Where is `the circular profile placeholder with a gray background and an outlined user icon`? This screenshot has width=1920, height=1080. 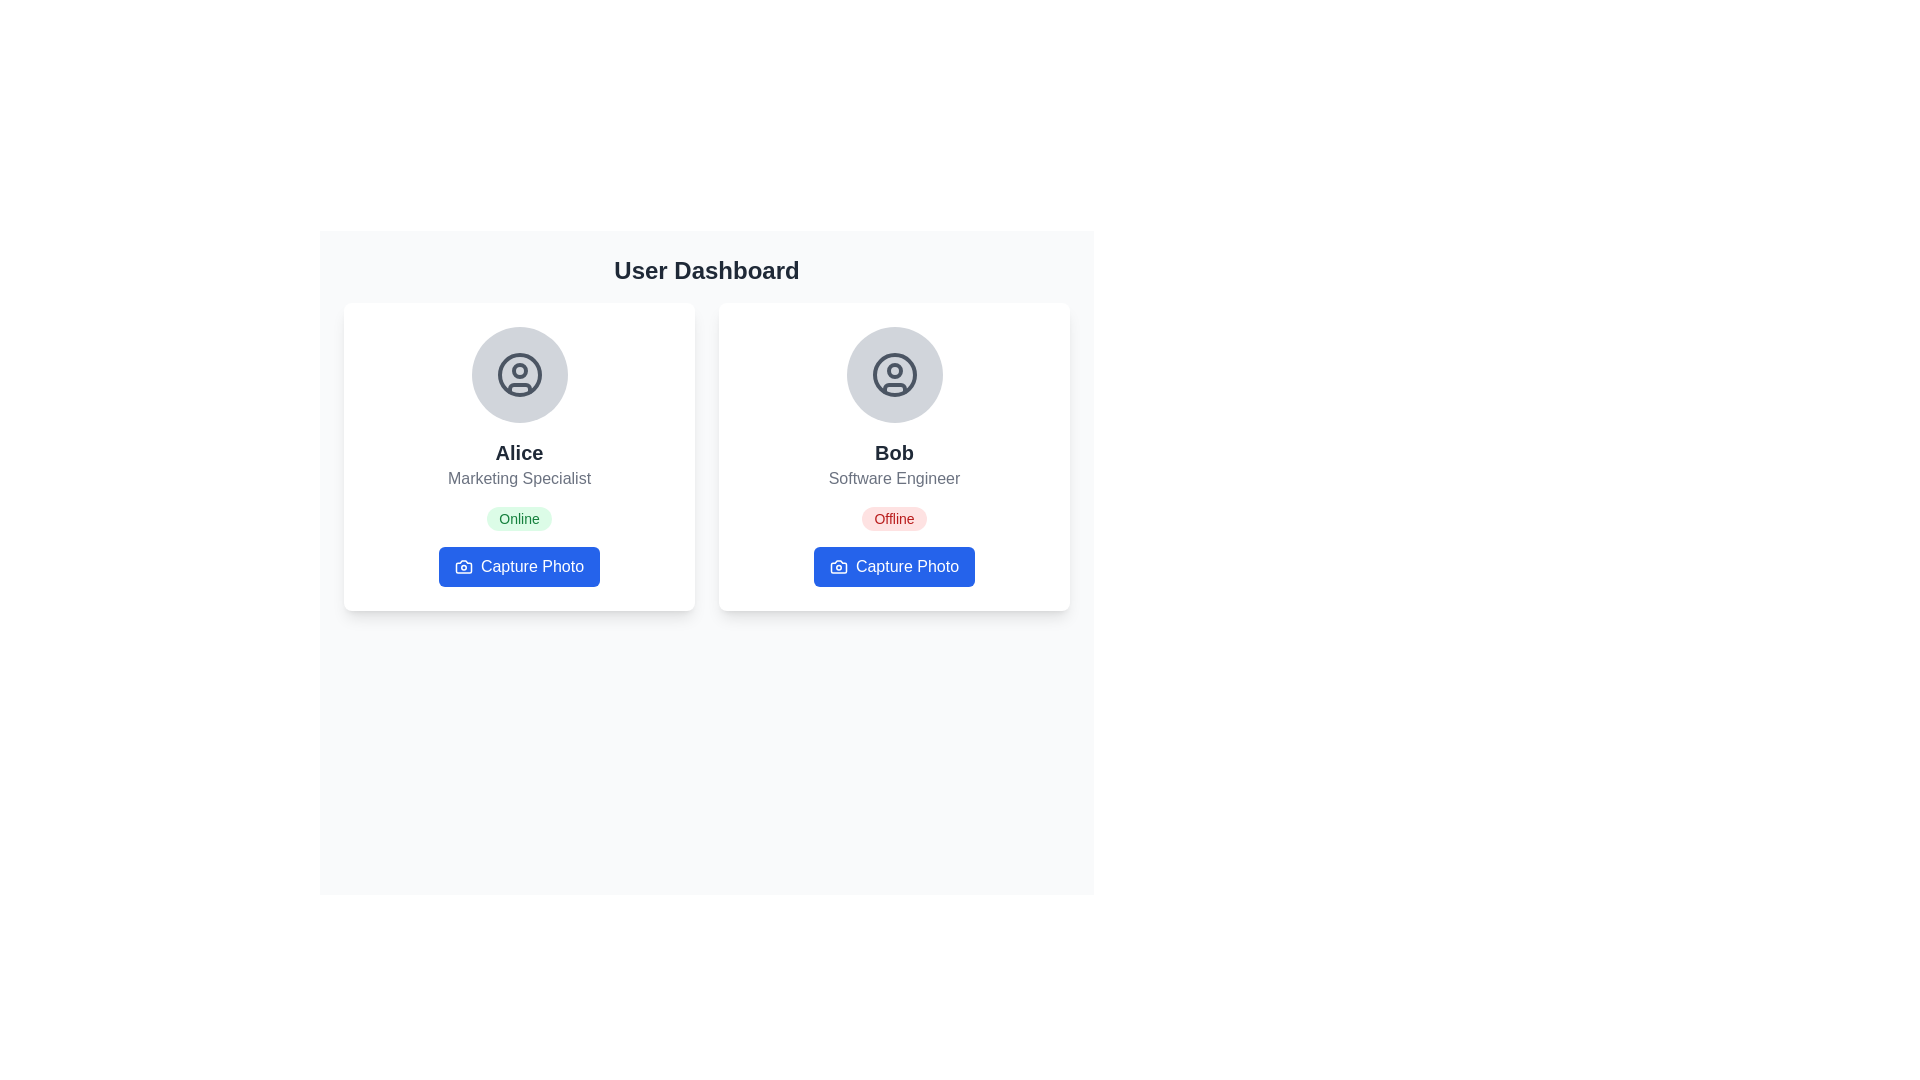 the circular profile placeholder with a gray background and an outlined user icon is located at coordinates (519, 374).